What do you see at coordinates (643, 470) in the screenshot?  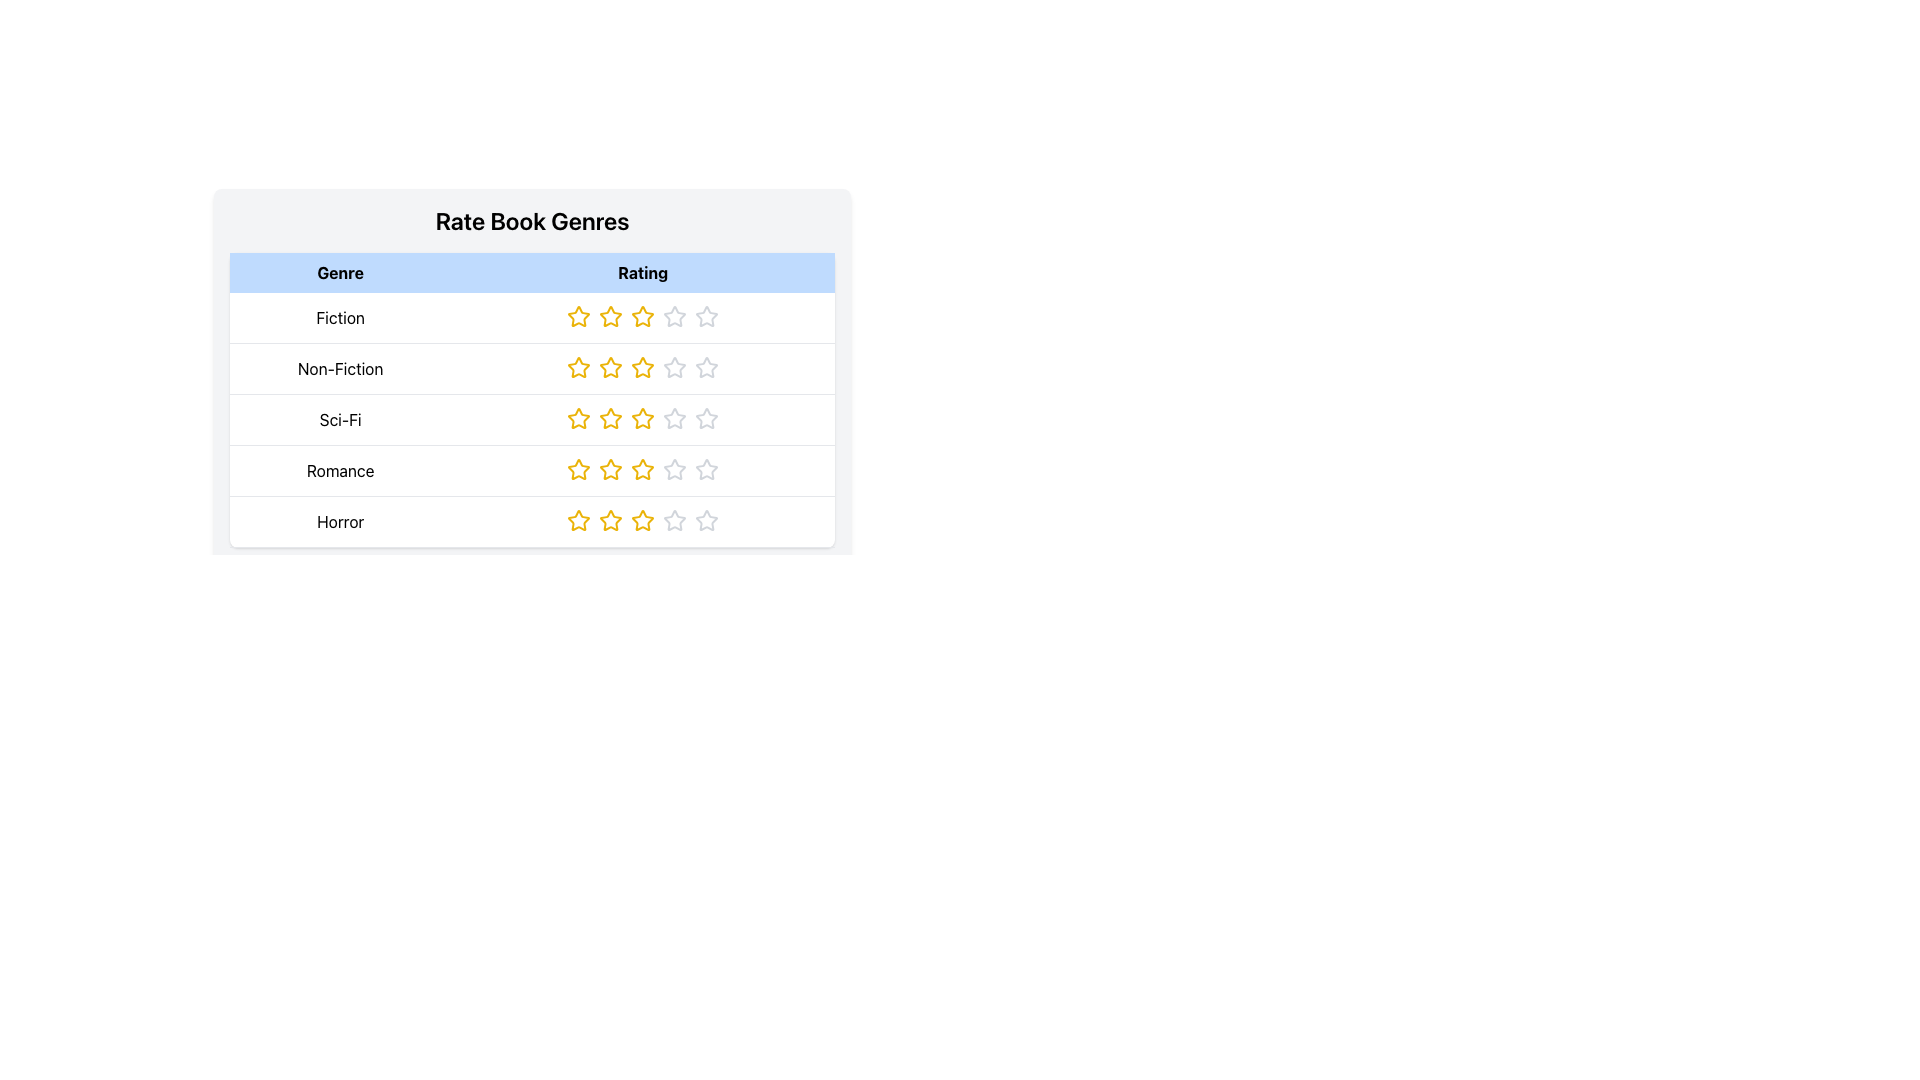 I see `the third rating star in the Romance genre` at bounding box center [643, 470].